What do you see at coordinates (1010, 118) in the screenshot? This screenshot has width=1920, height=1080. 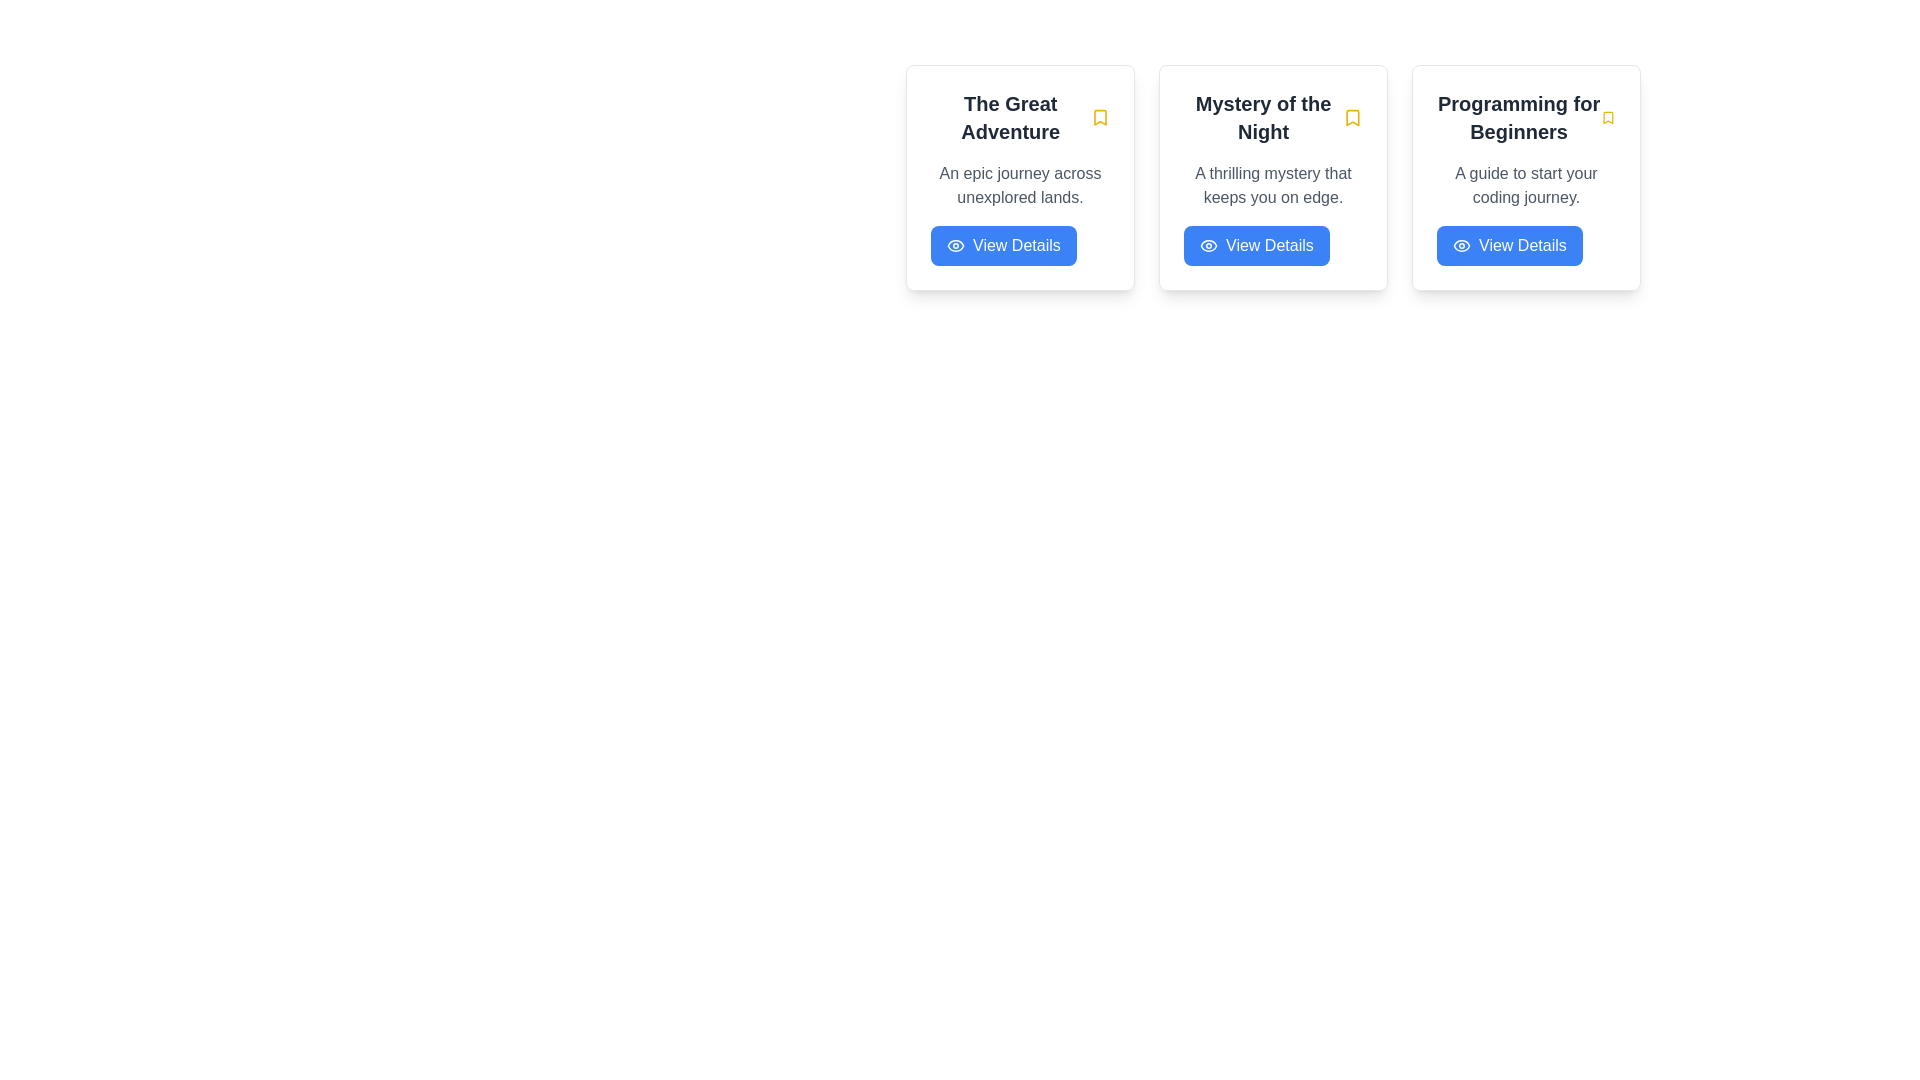 I see `the bold text that reads 'The Great Adventure', located at the top center of the leftmost card among three horizontally aligned cards` at bounding box center [1010, 118].